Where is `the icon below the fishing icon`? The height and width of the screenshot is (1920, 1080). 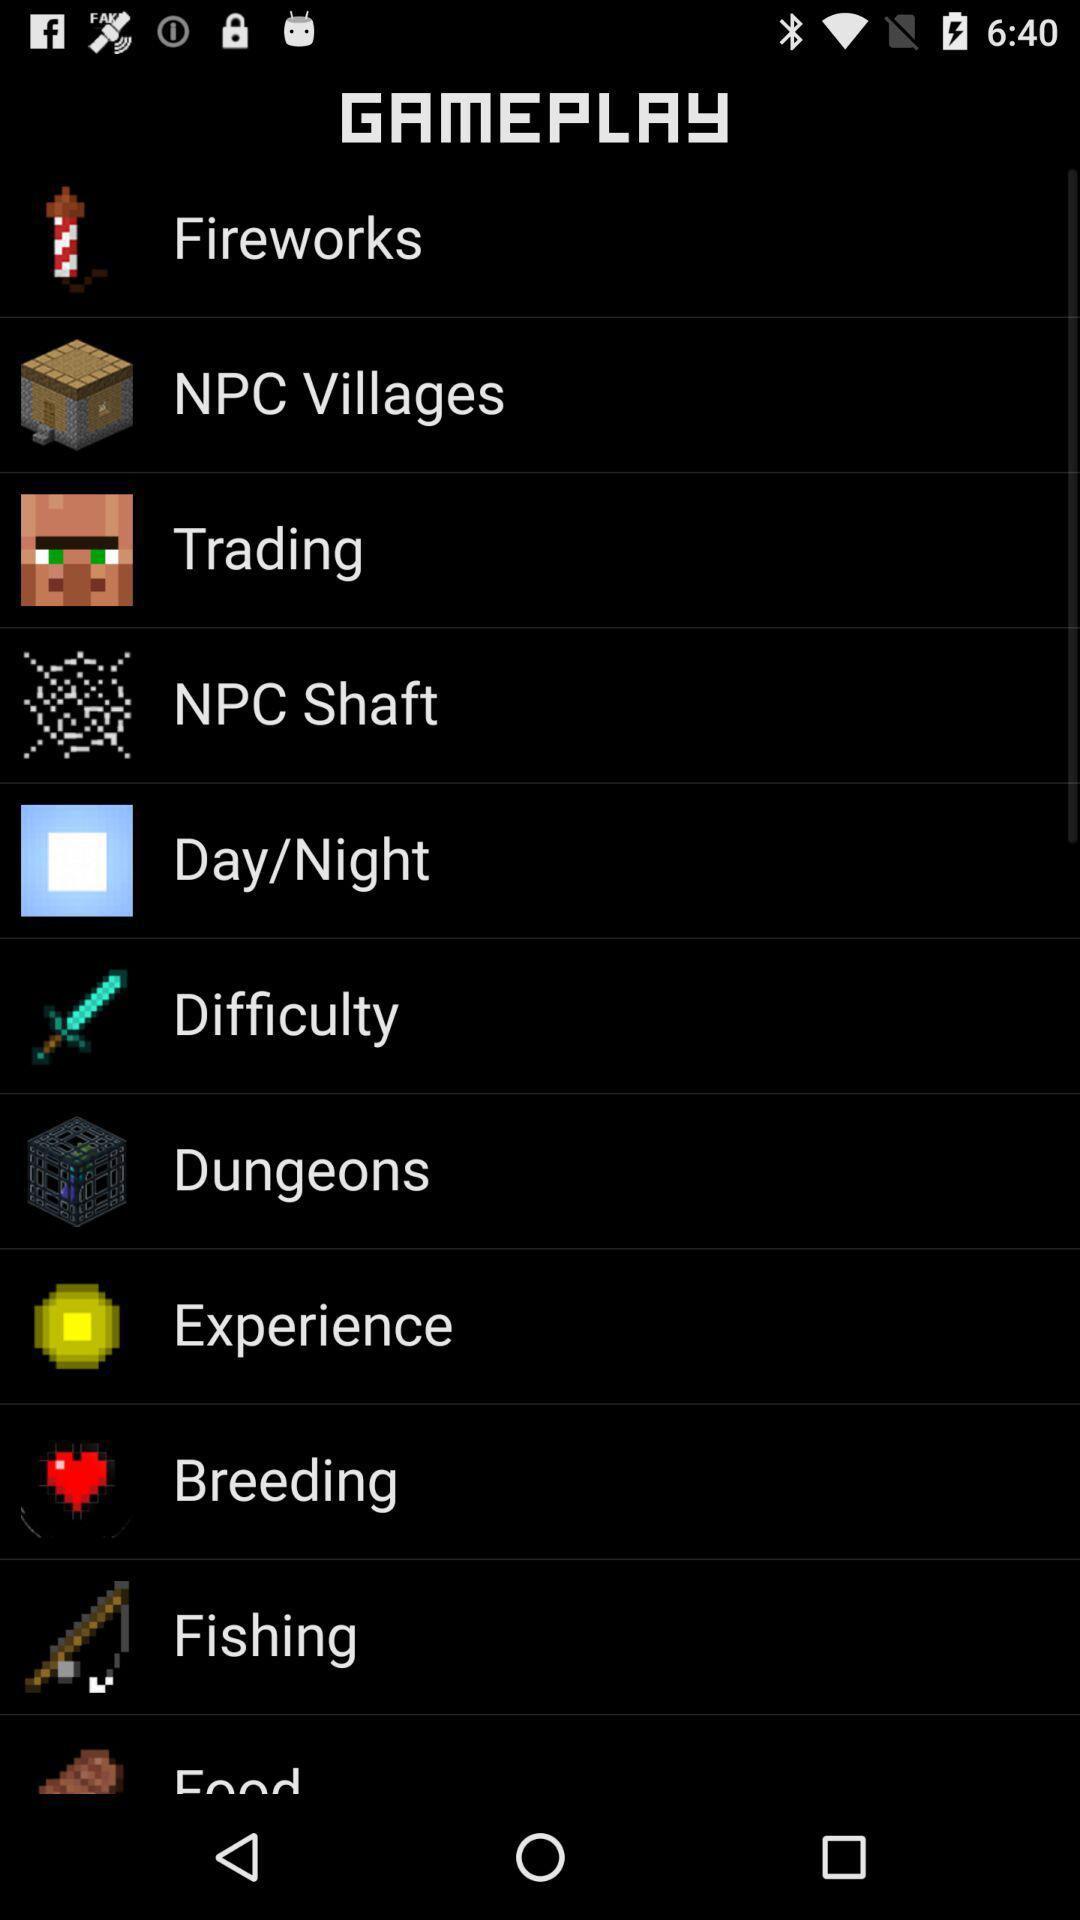 the icon below the fishing icon is located at coordinates (236, 1771).